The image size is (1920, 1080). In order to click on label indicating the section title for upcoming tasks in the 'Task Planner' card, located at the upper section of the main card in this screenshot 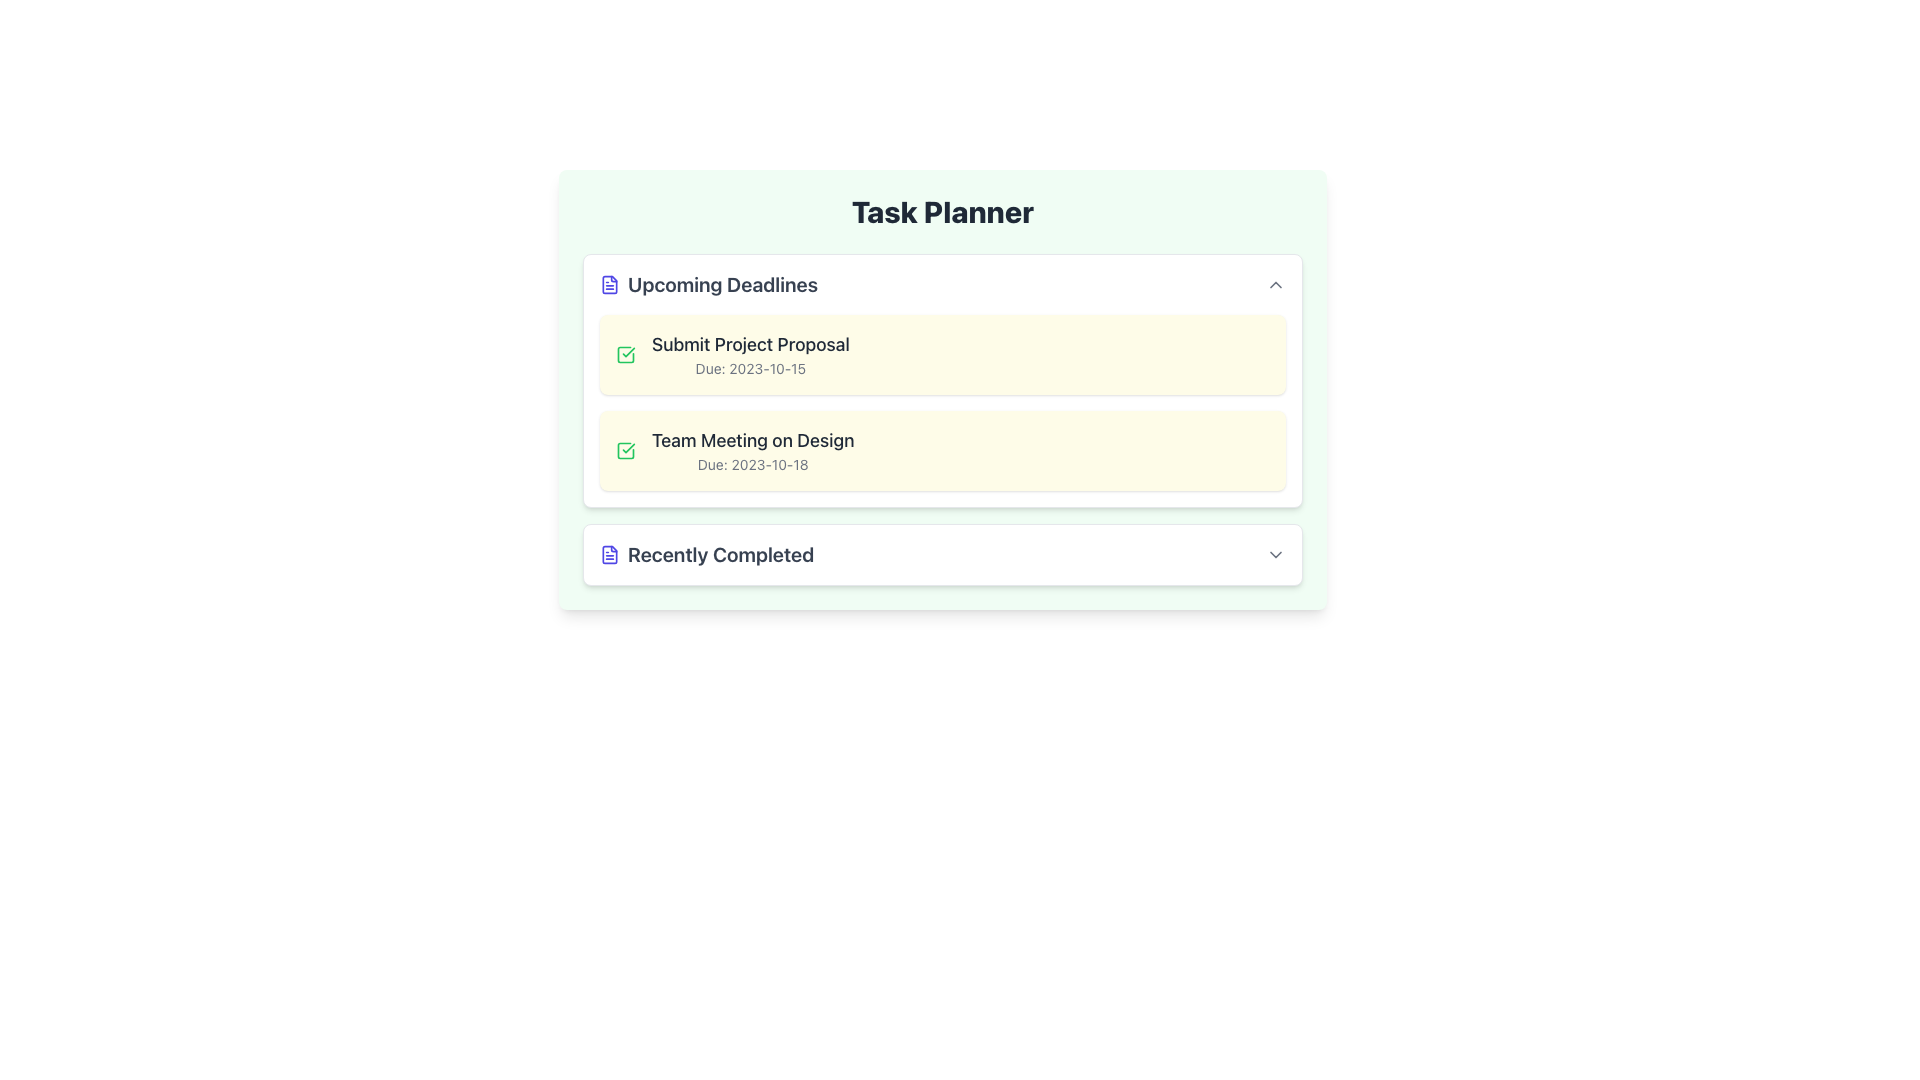, I will do `click(709, 285)`.